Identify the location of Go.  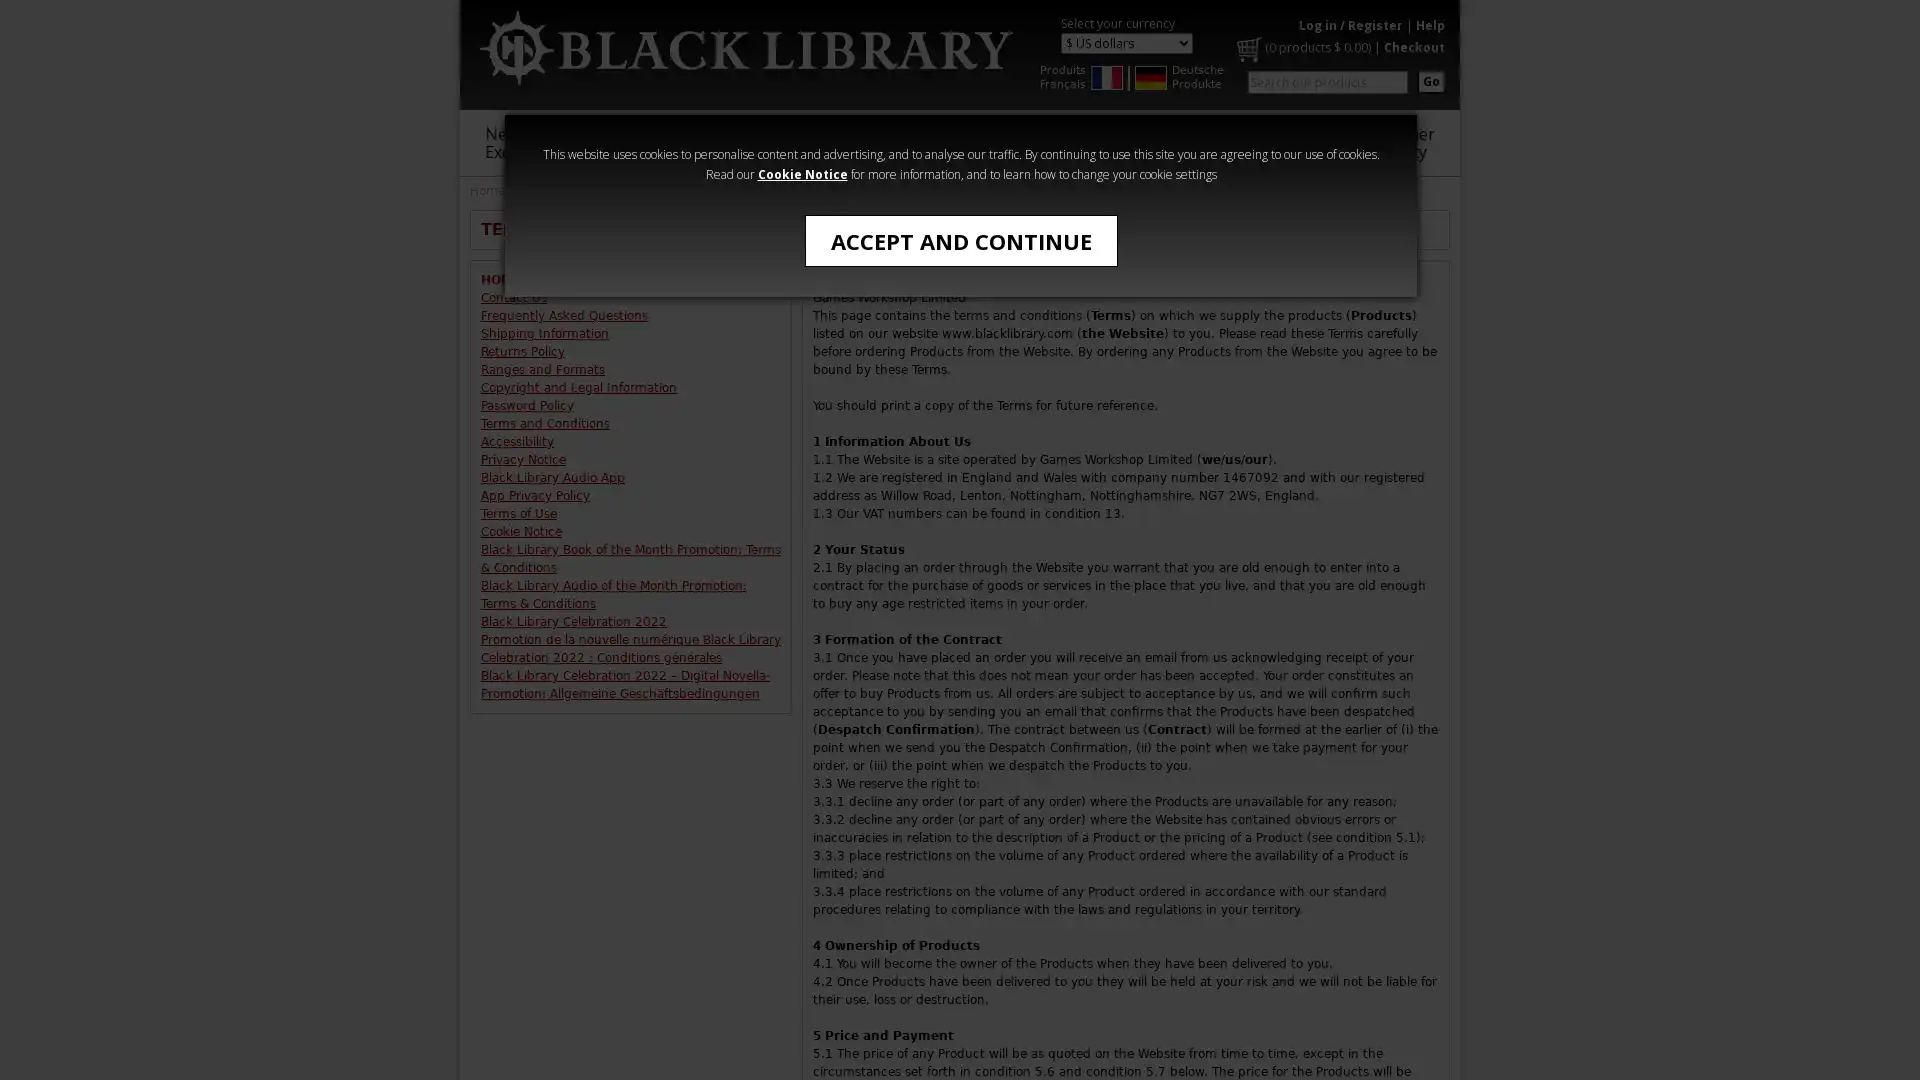
(1430, 80).